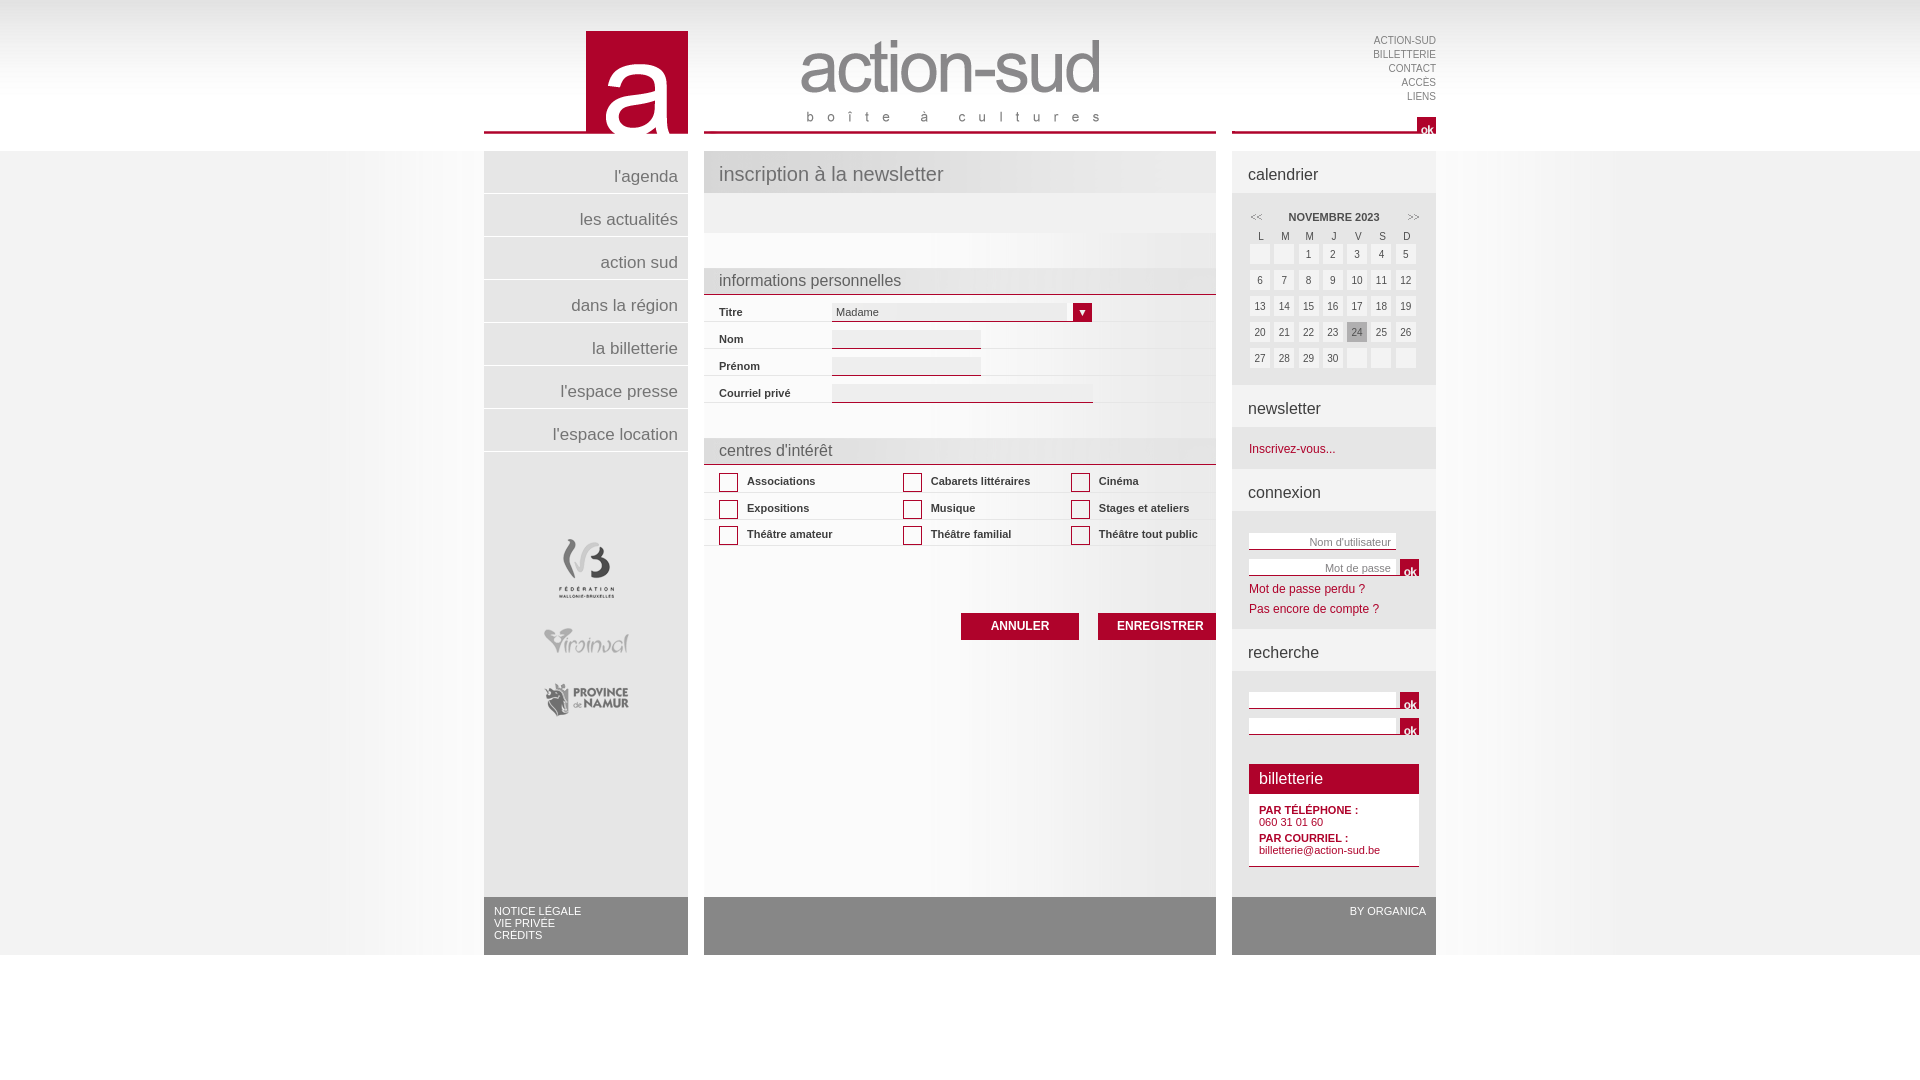  What do you see at coordinates (1333, 216) in the screenshot?
I see `'NOVEMBRE 2023'` at bounding box center [1333, 216].